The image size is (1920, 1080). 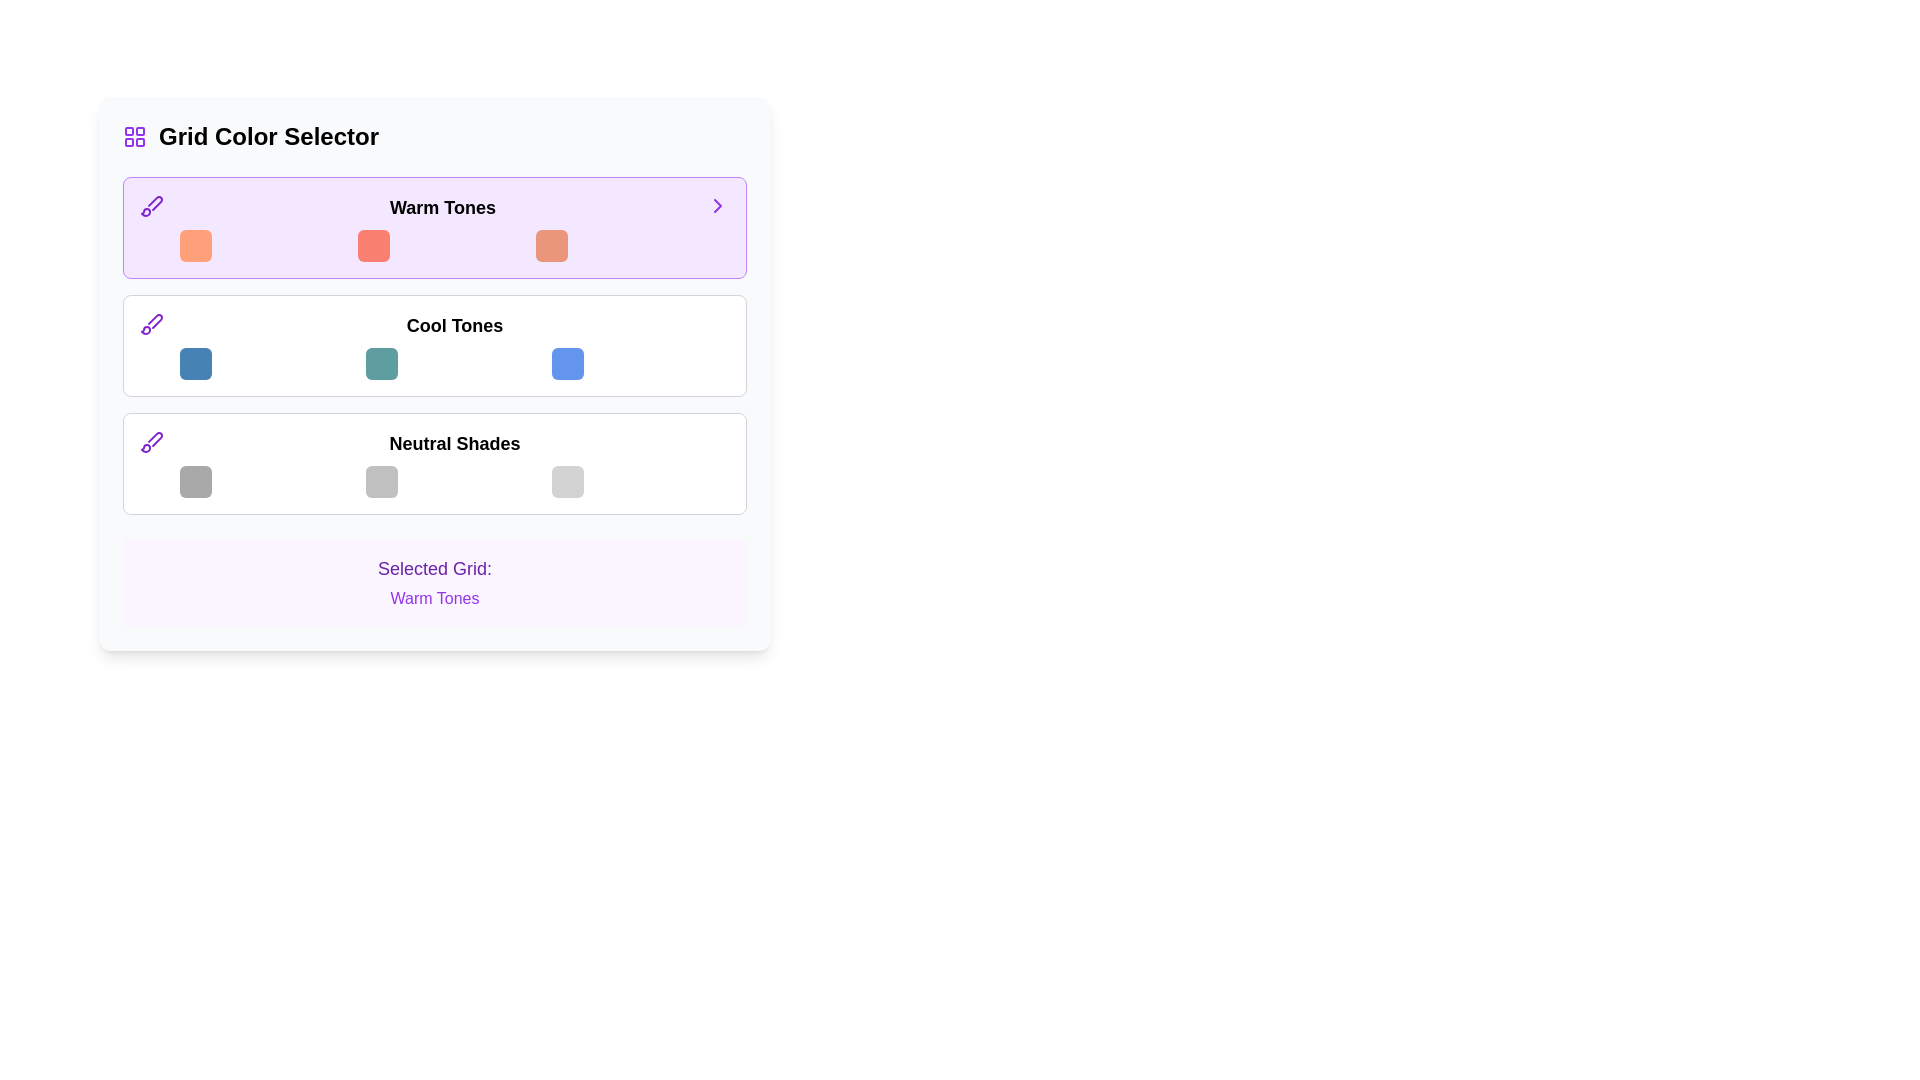 What do you see at coordinates (566, 363) in the screenshot?
I see `the third grid item in the 'Cool Tones' section, which is a rounded square with a solid blue background, to observe more details` at bounding box center [566, 363].